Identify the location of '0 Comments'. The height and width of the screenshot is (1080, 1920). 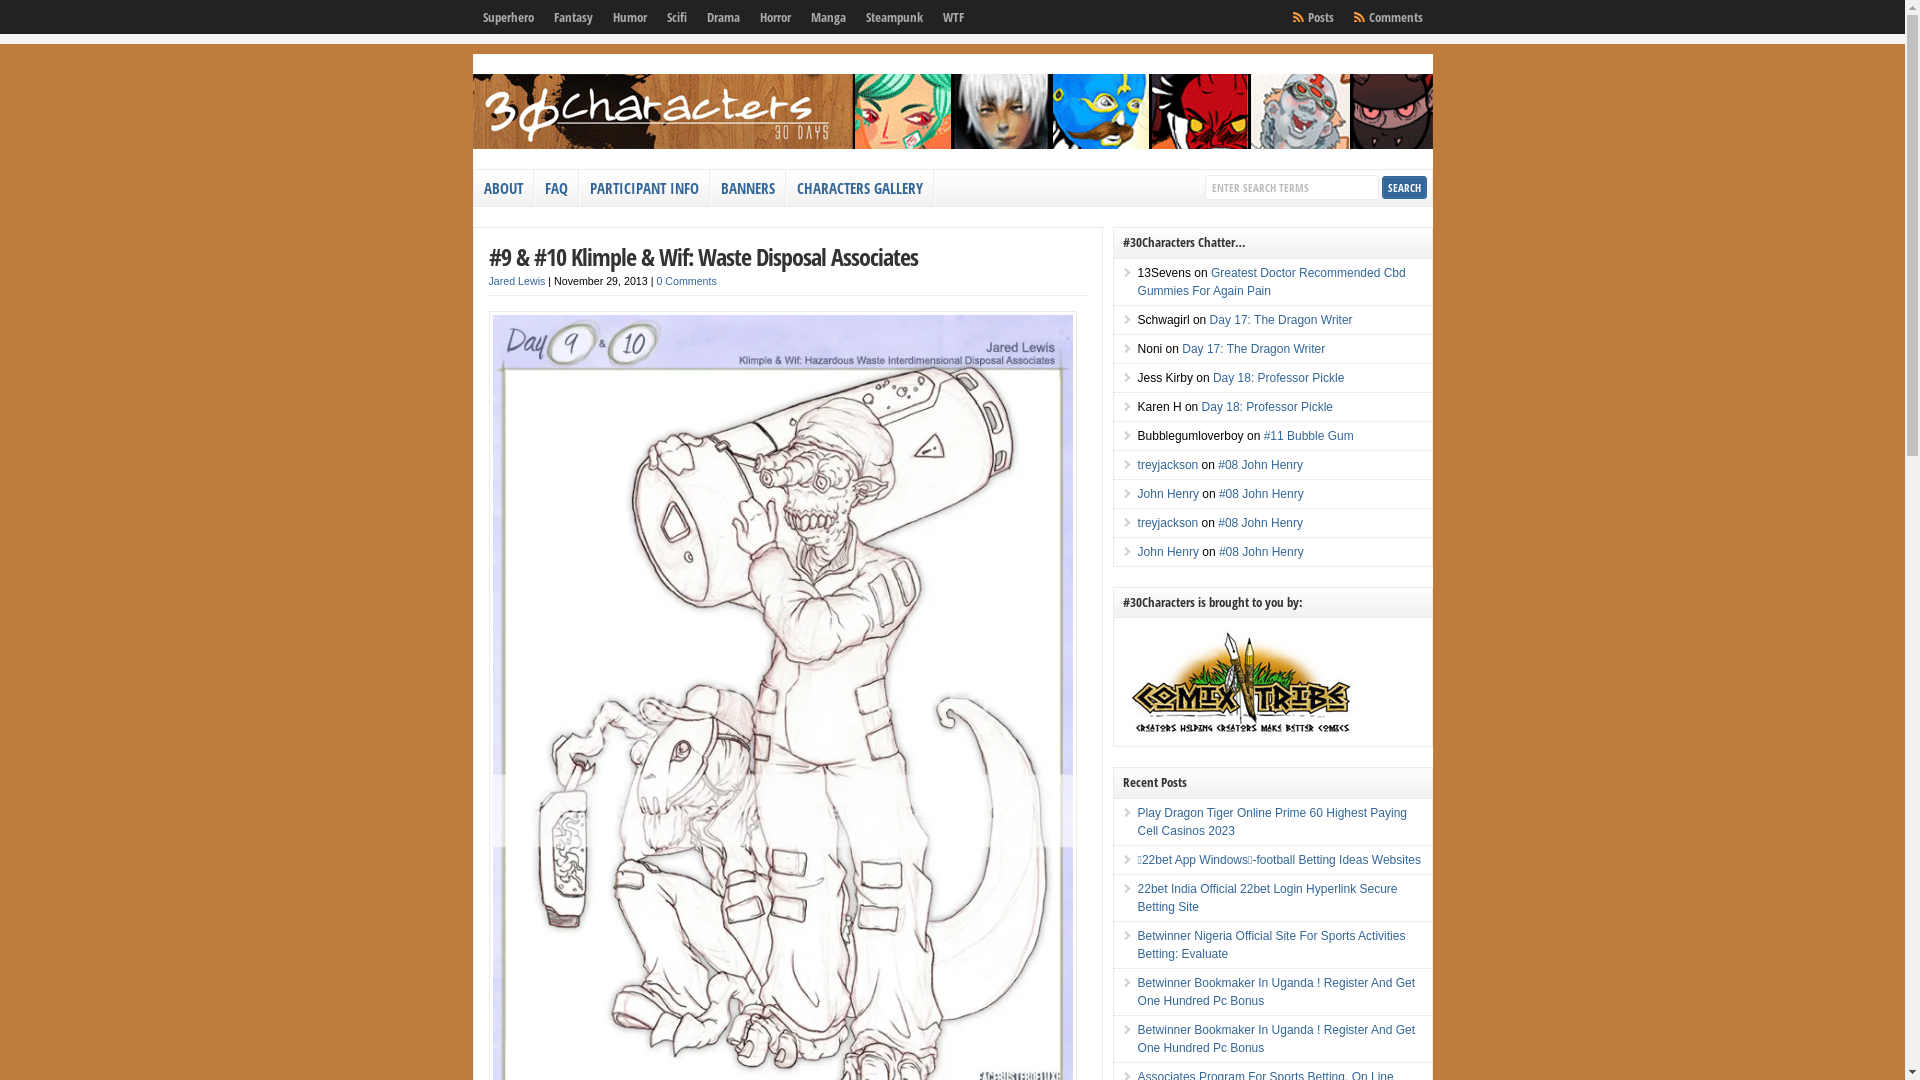
(686, 281).